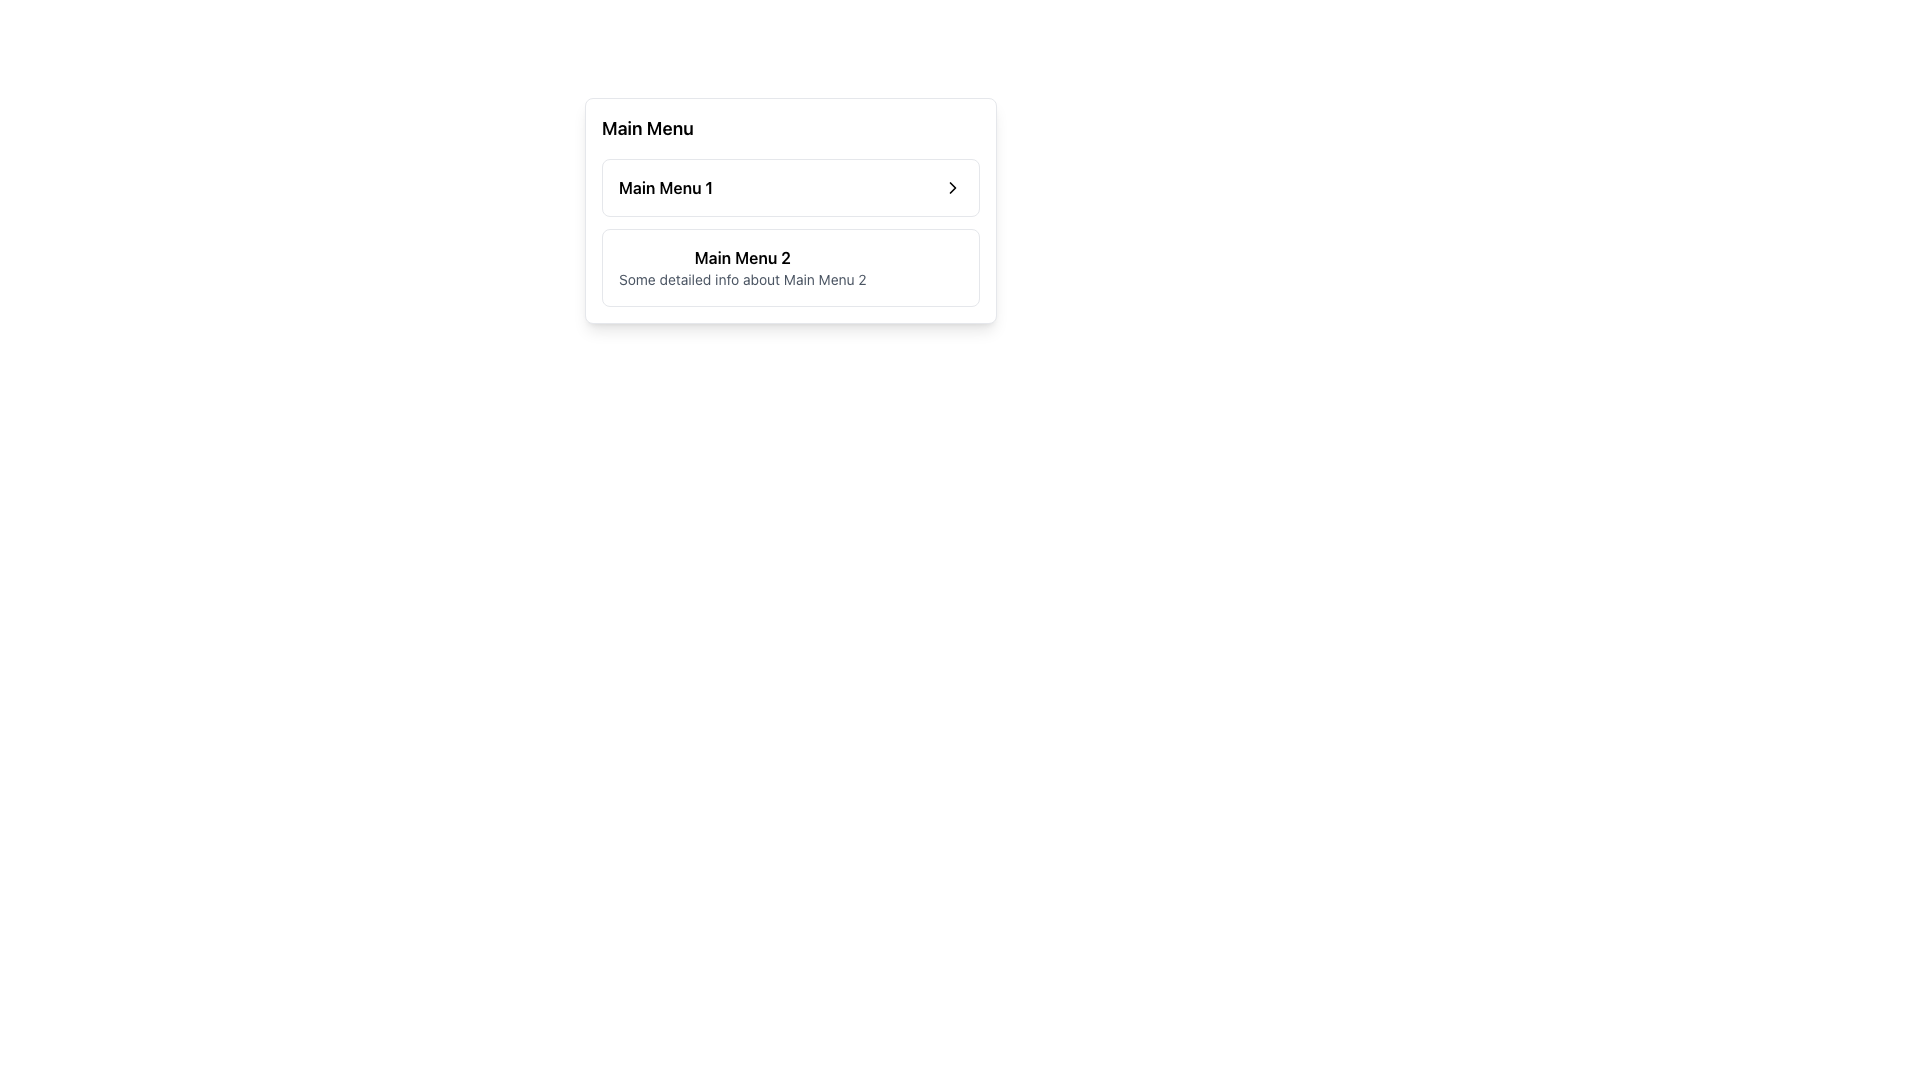 This screenshot has height=1080, width=1920. What do you see at coordinates (666, 188) in the screenshot?
I see `the 'Main Menu 1' title label located on the left side of its card in the top center of the interface` at bounding box center [666, 188].